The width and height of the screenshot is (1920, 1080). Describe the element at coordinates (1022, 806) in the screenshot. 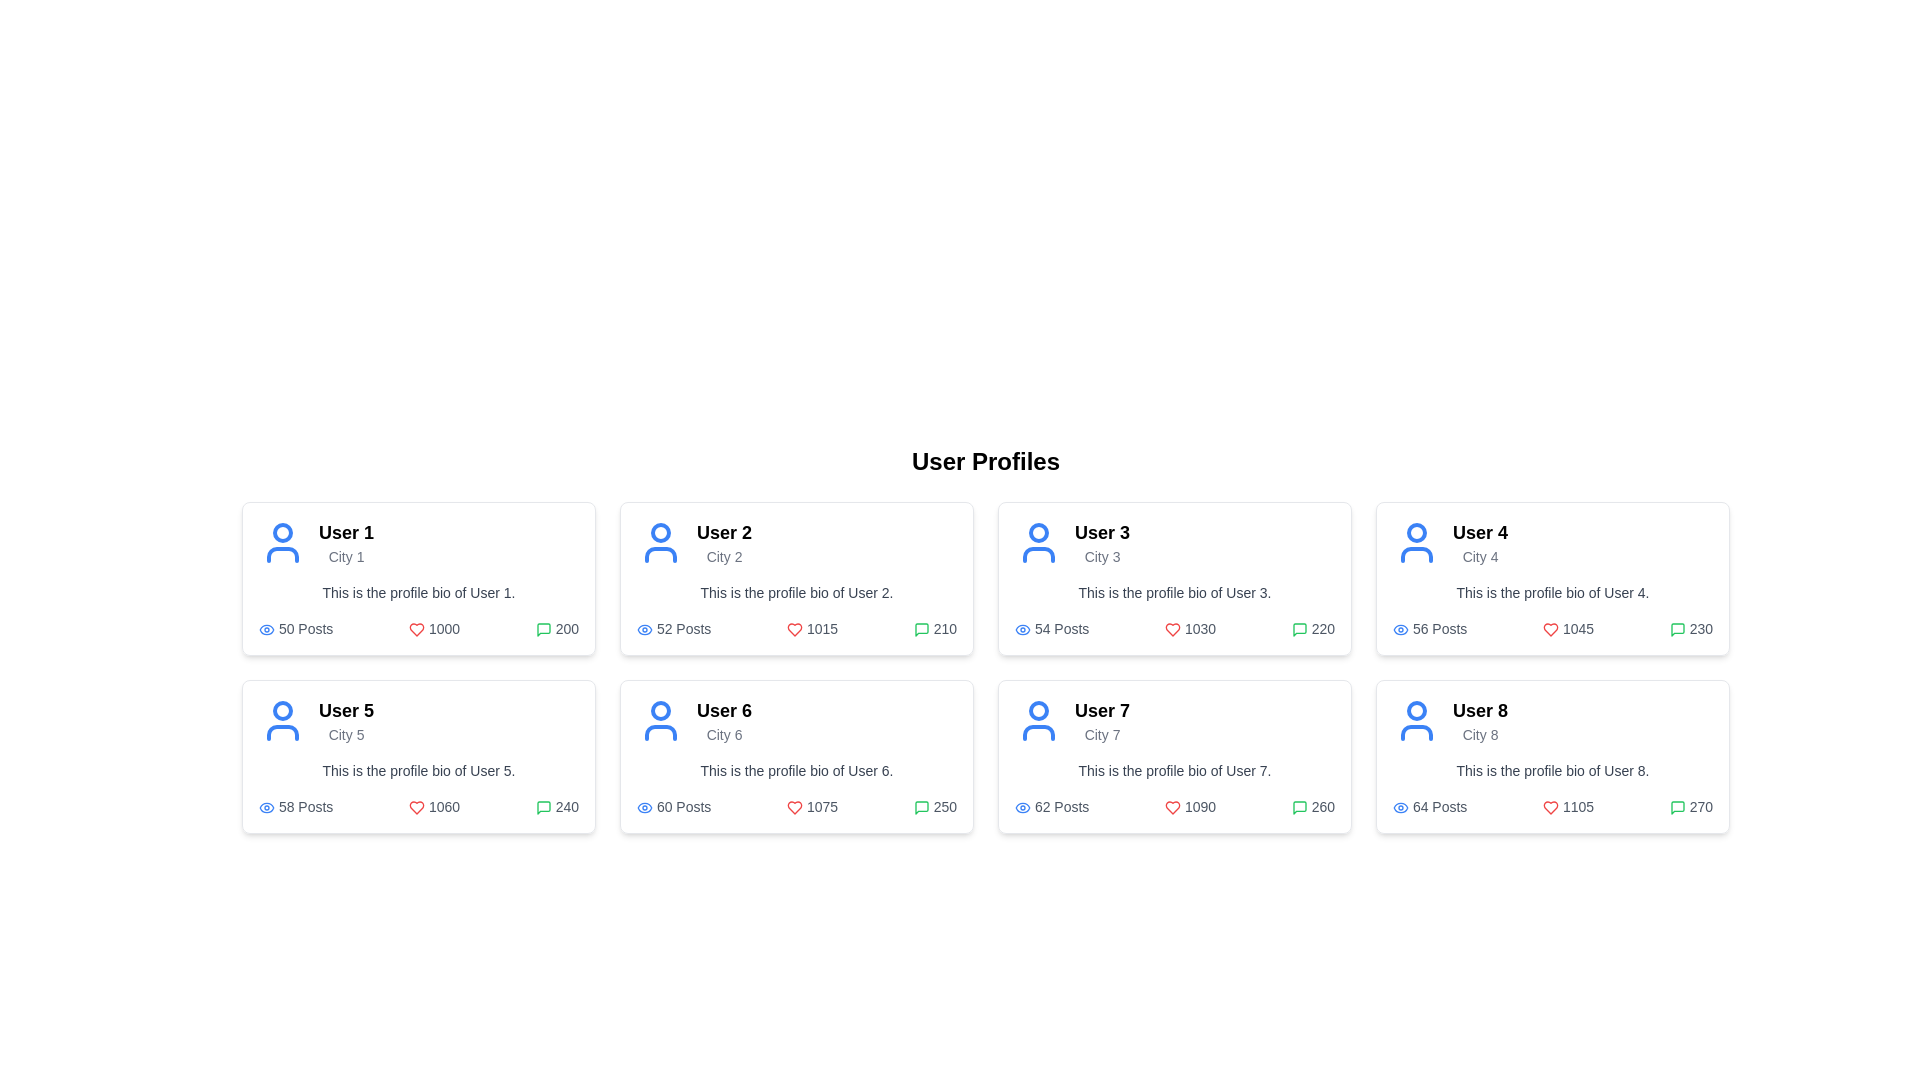

I see `the view count icon located in the '62 Posts' group of the 'User 7' profile card, which indicates the number of times the profile has been viewed` at that location.